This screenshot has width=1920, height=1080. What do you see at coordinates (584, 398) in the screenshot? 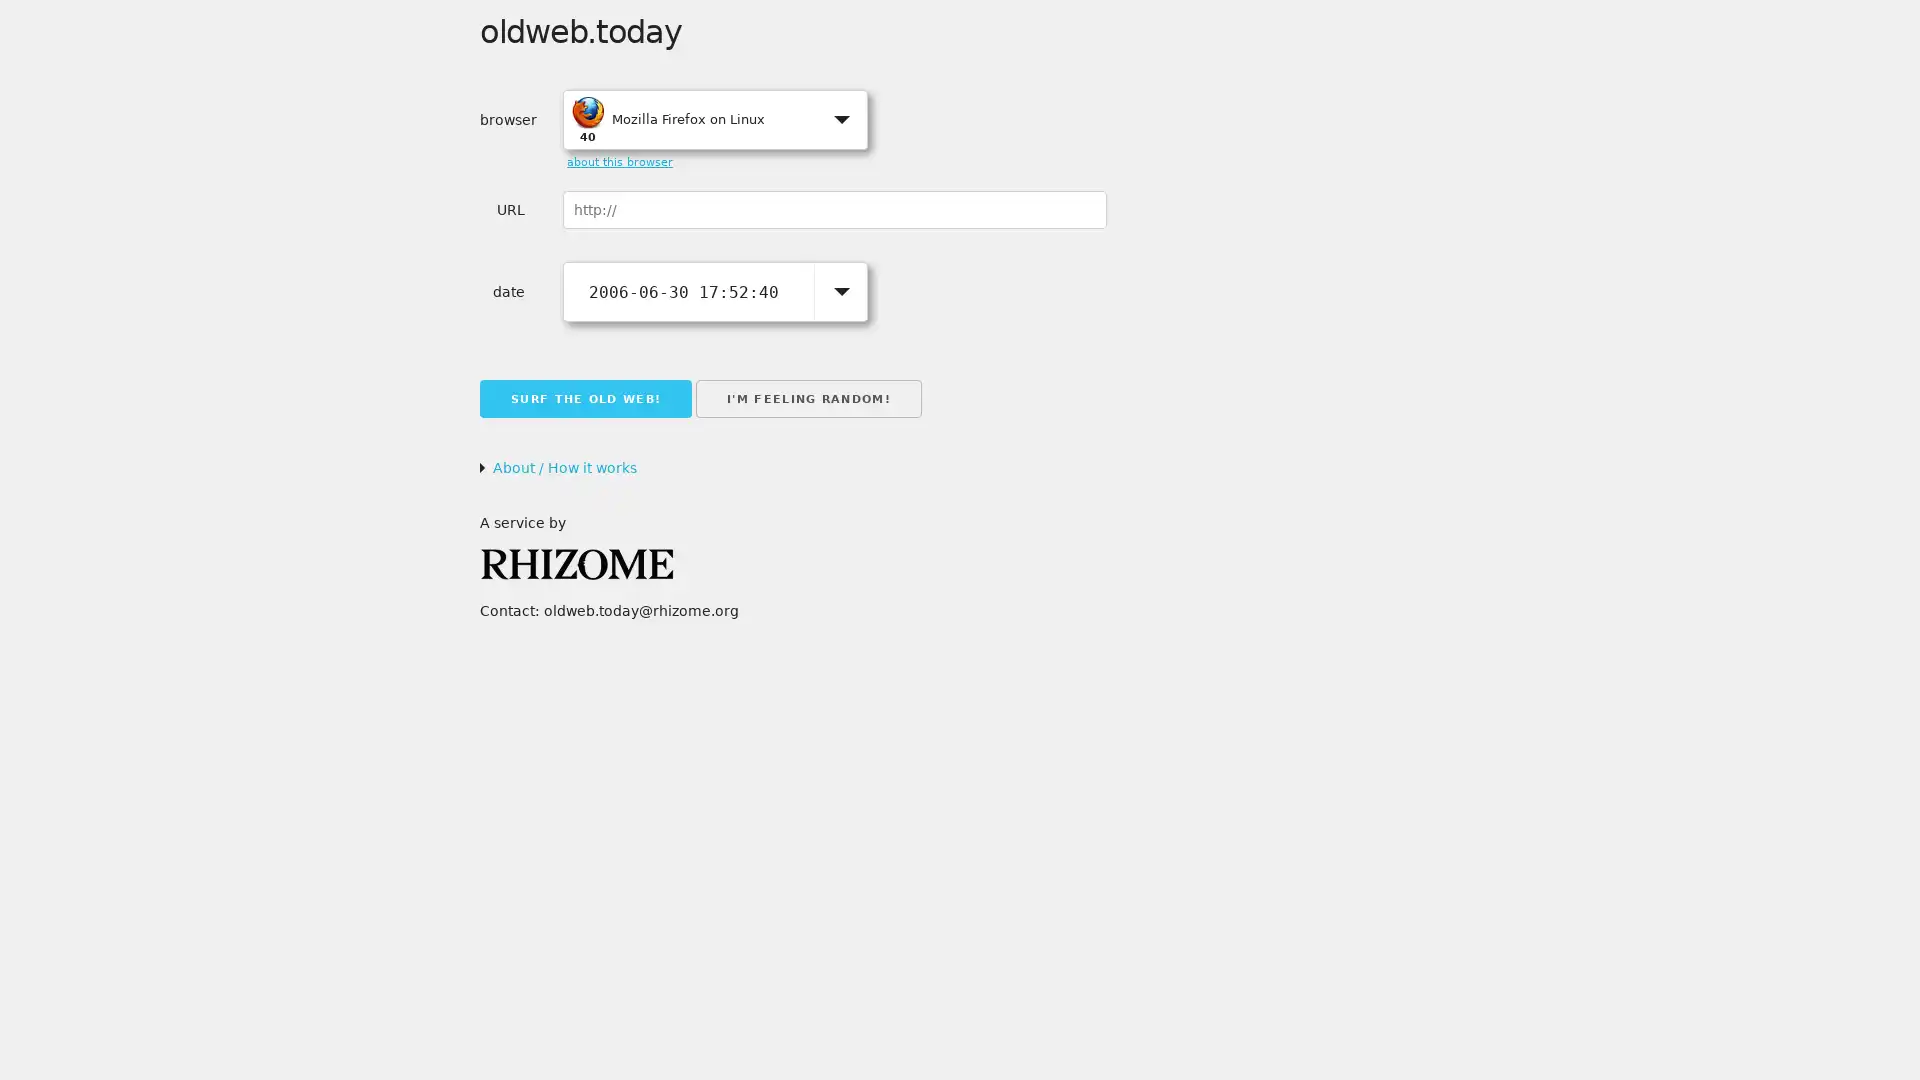
I see `SURF THE OLD WEB!` at bounding box center [584, 398].